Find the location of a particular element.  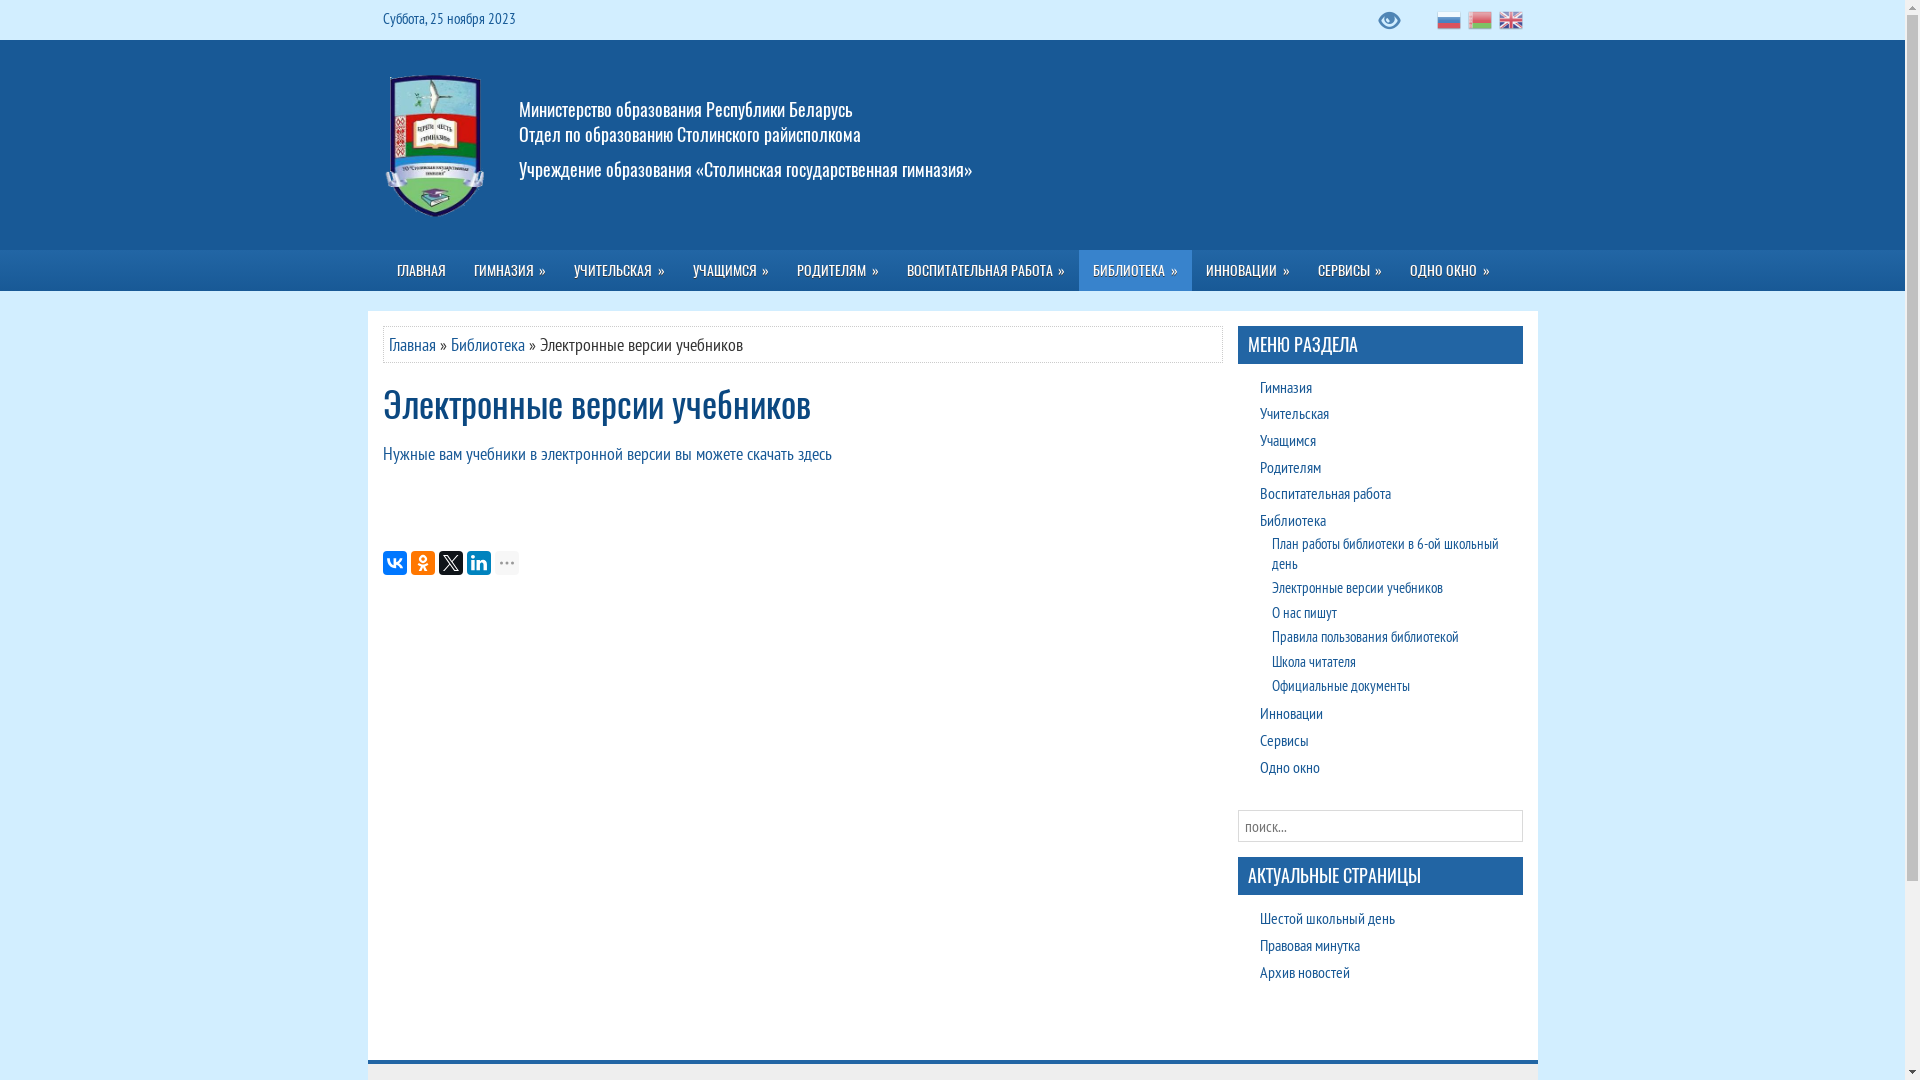

'LinkedIn' is located at coordinates (477, 563).